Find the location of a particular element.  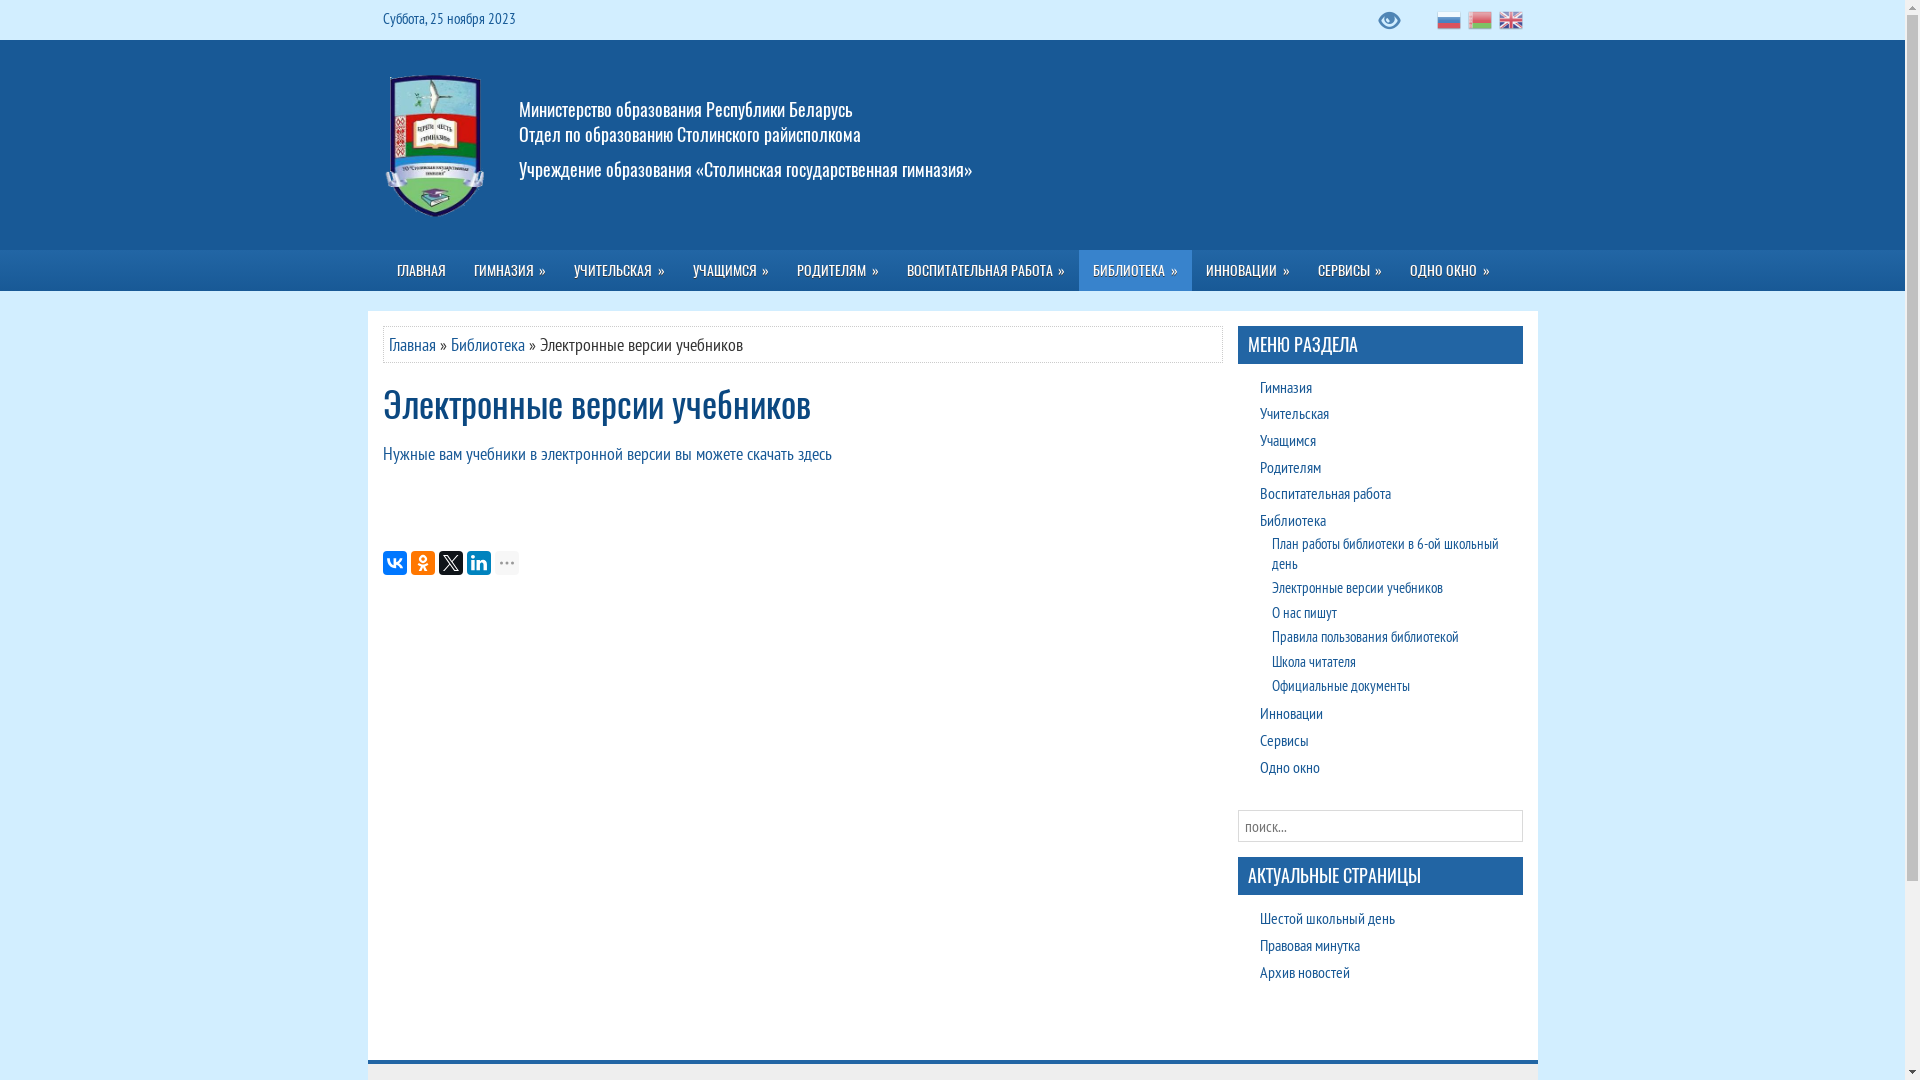

'LinkedIn' is located at coordinates (477, 563).